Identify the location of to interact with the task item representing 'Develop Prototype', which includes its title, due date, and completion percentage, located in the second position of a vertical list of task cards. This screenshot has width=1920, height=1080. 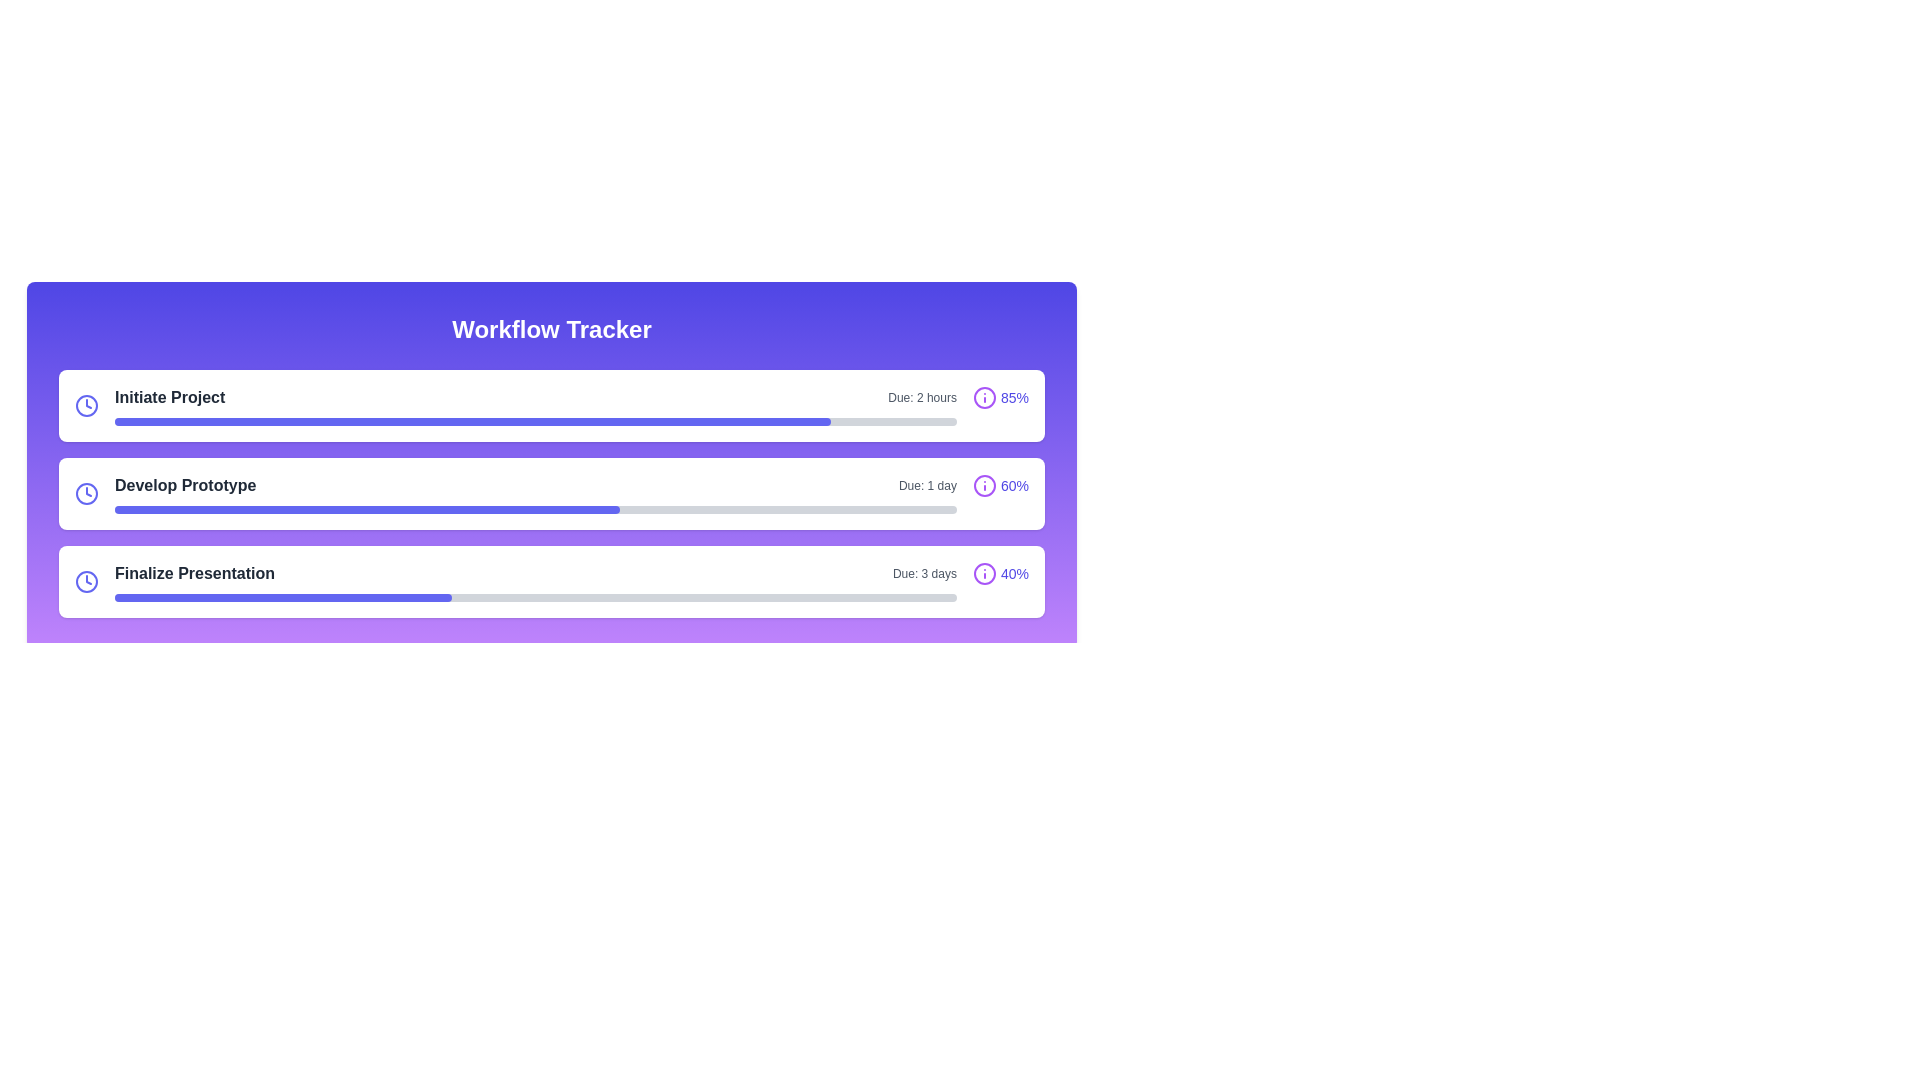
(552, 493).